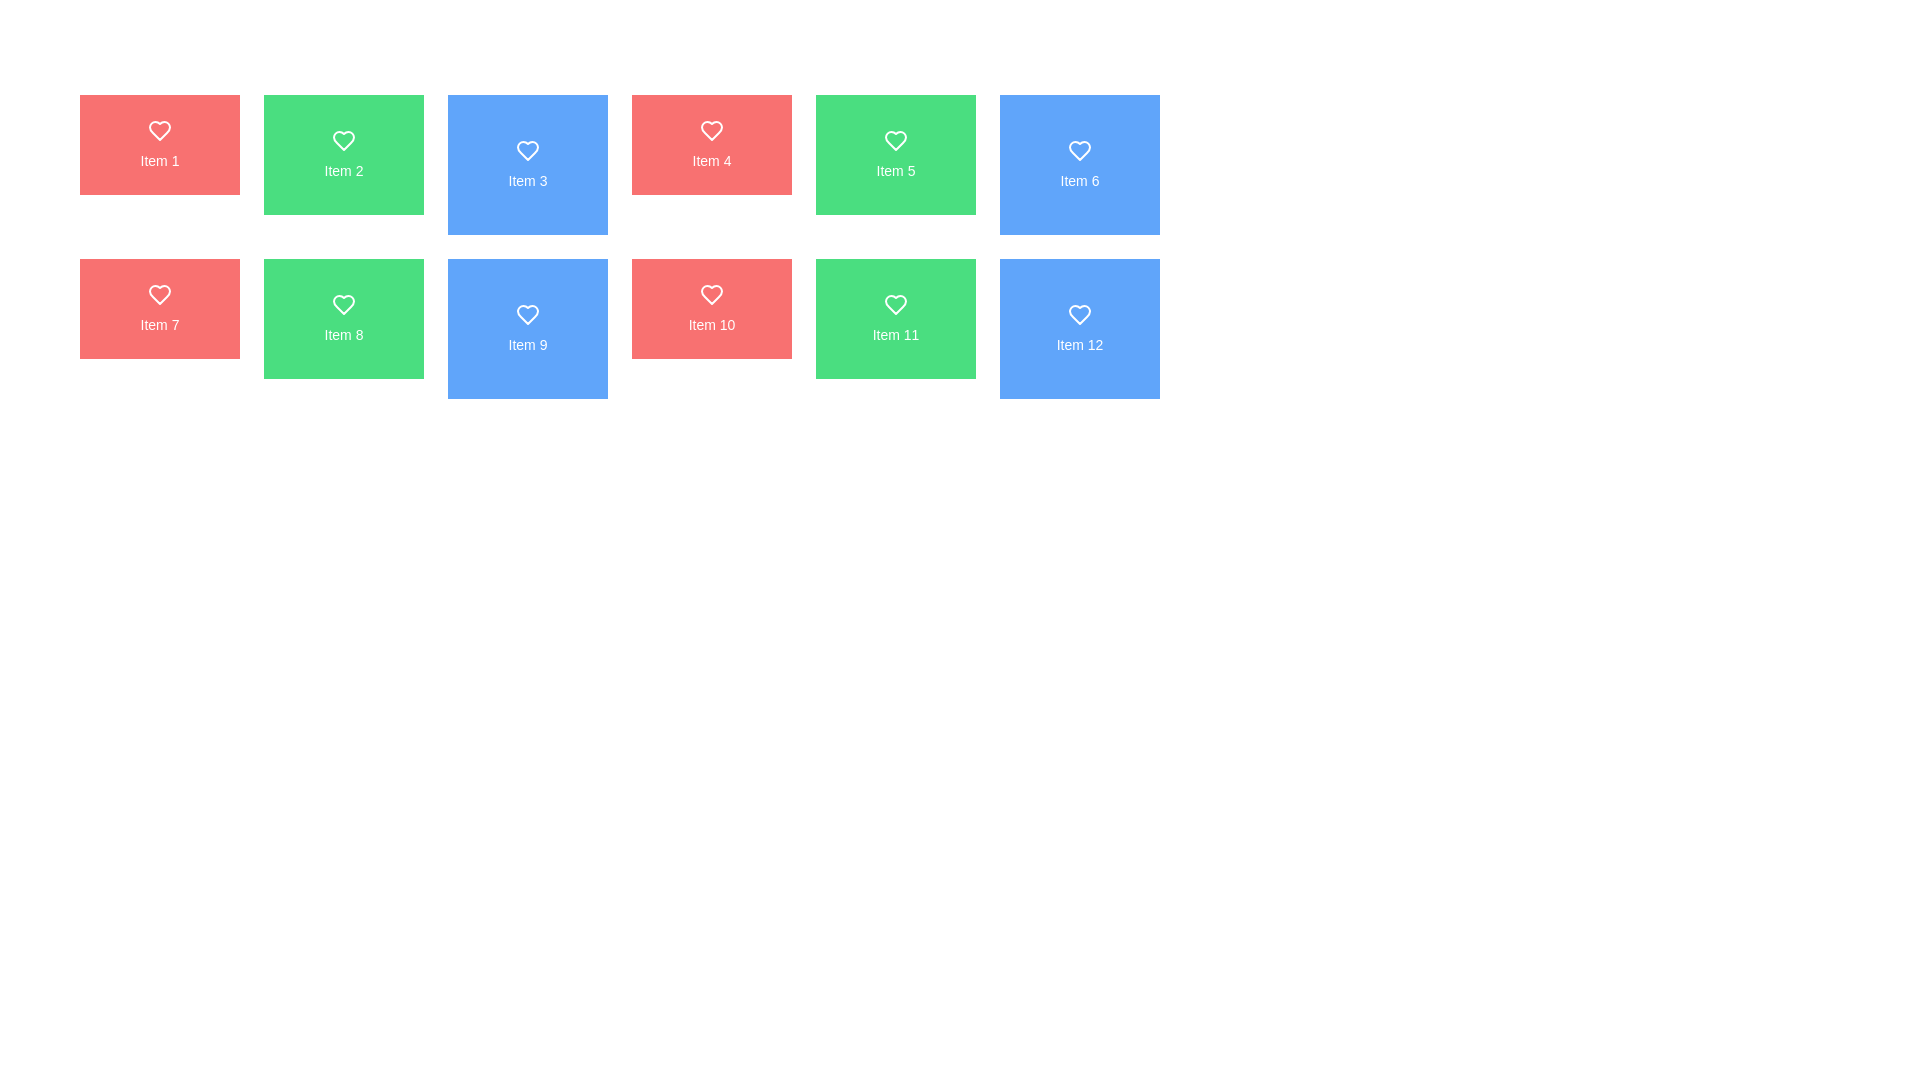 This screenshot has width=1920, height=1080. What do you see at coordinates (895, 140) in the screenshot?
I see `the heart-shaped SVG icon located in the fifth square from the left in the top row of a green grid labeled 'Item 5'` at bounding box center [895, 140].